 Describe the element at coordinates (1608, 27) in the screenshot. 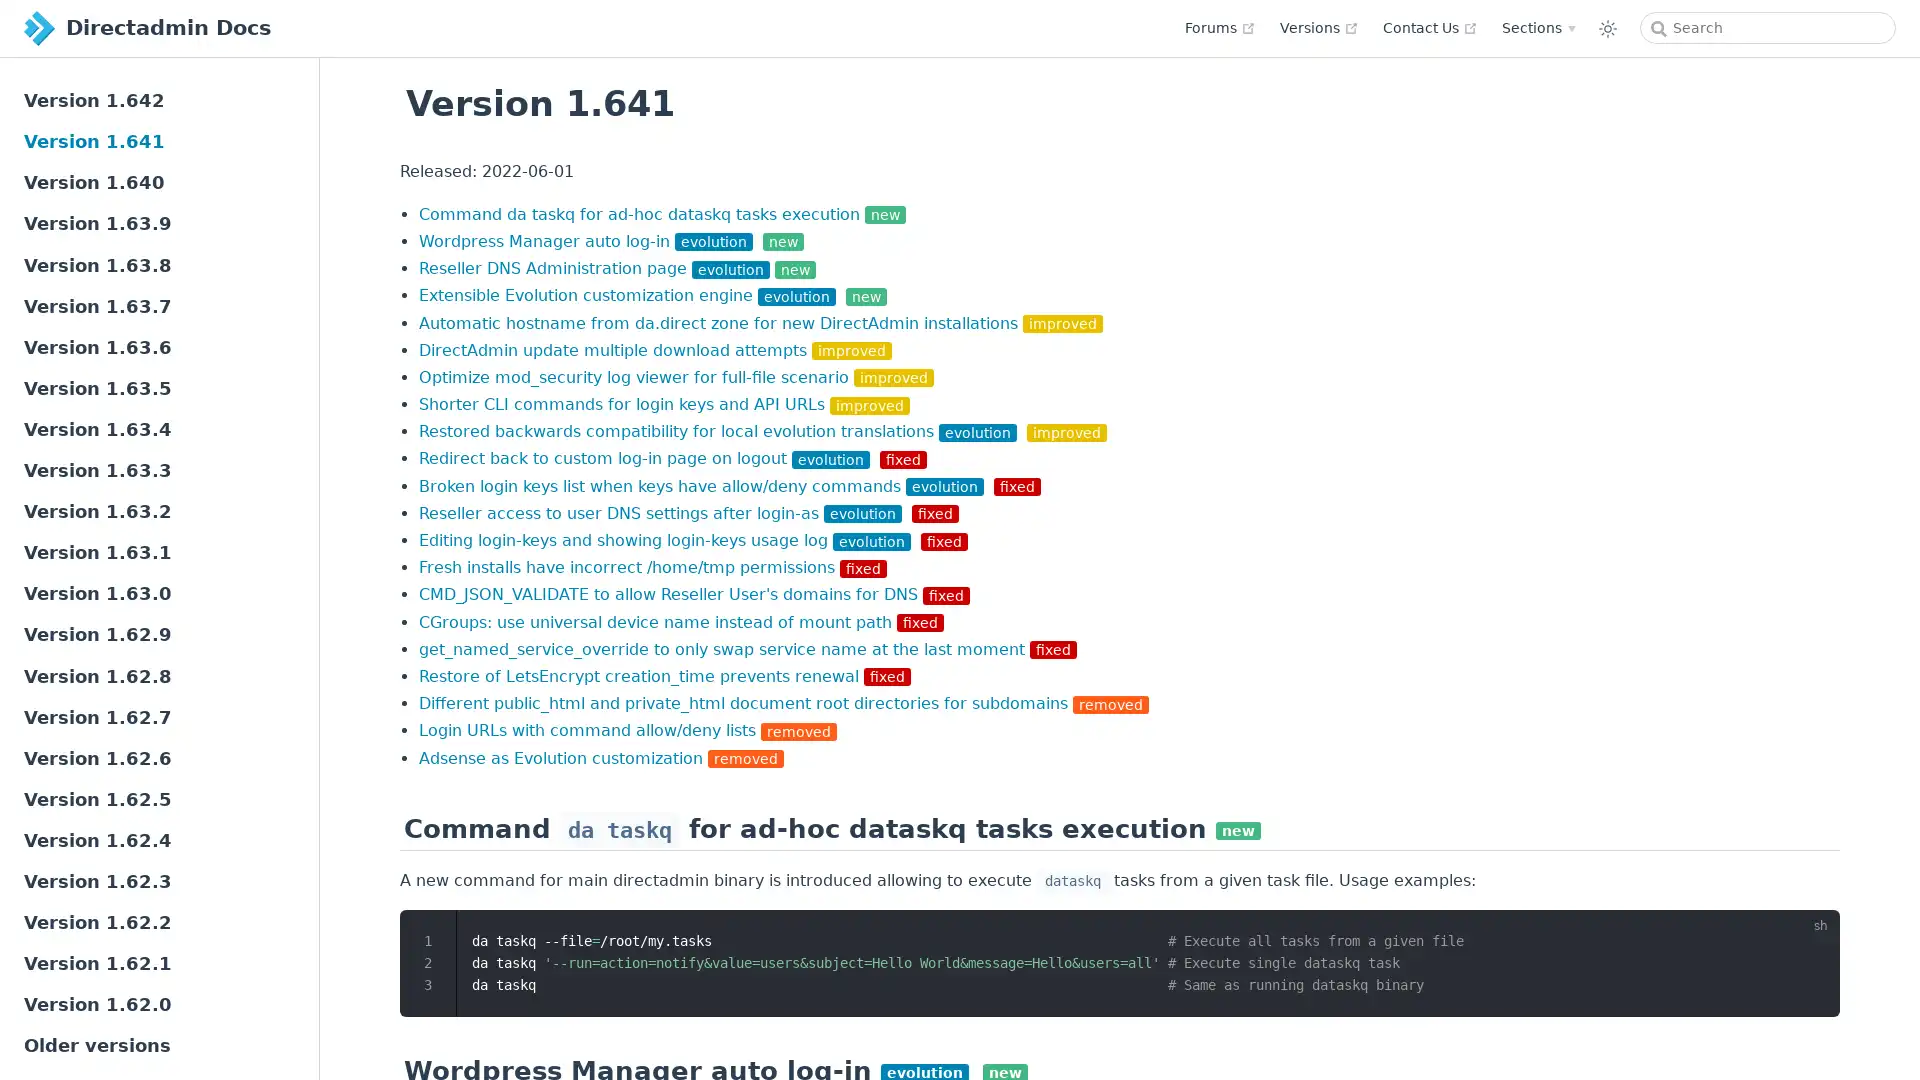

I see `toggle dark mode` at that location.